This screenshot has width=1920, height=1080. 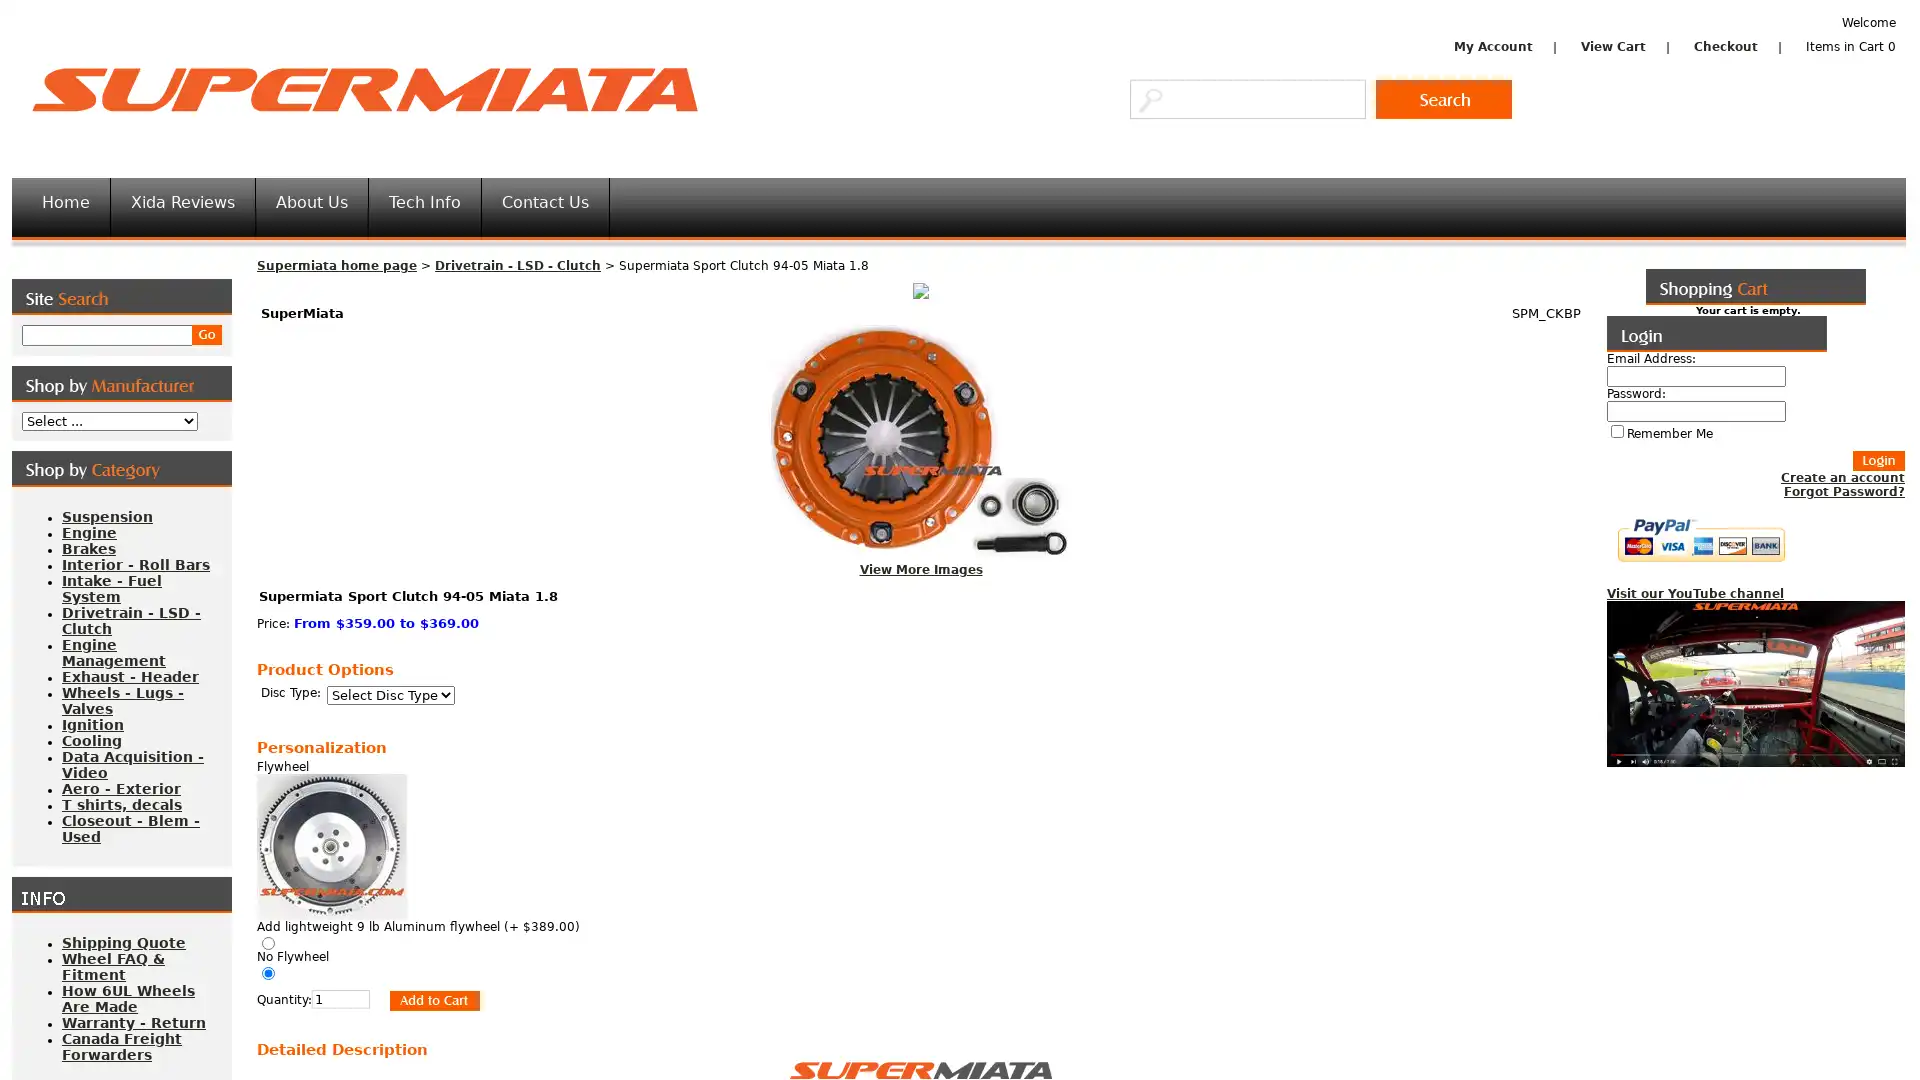 What do you see at coordinates (1877, 461) in the screenshot?
I see `Submit` at bounding box center [1877, 461].